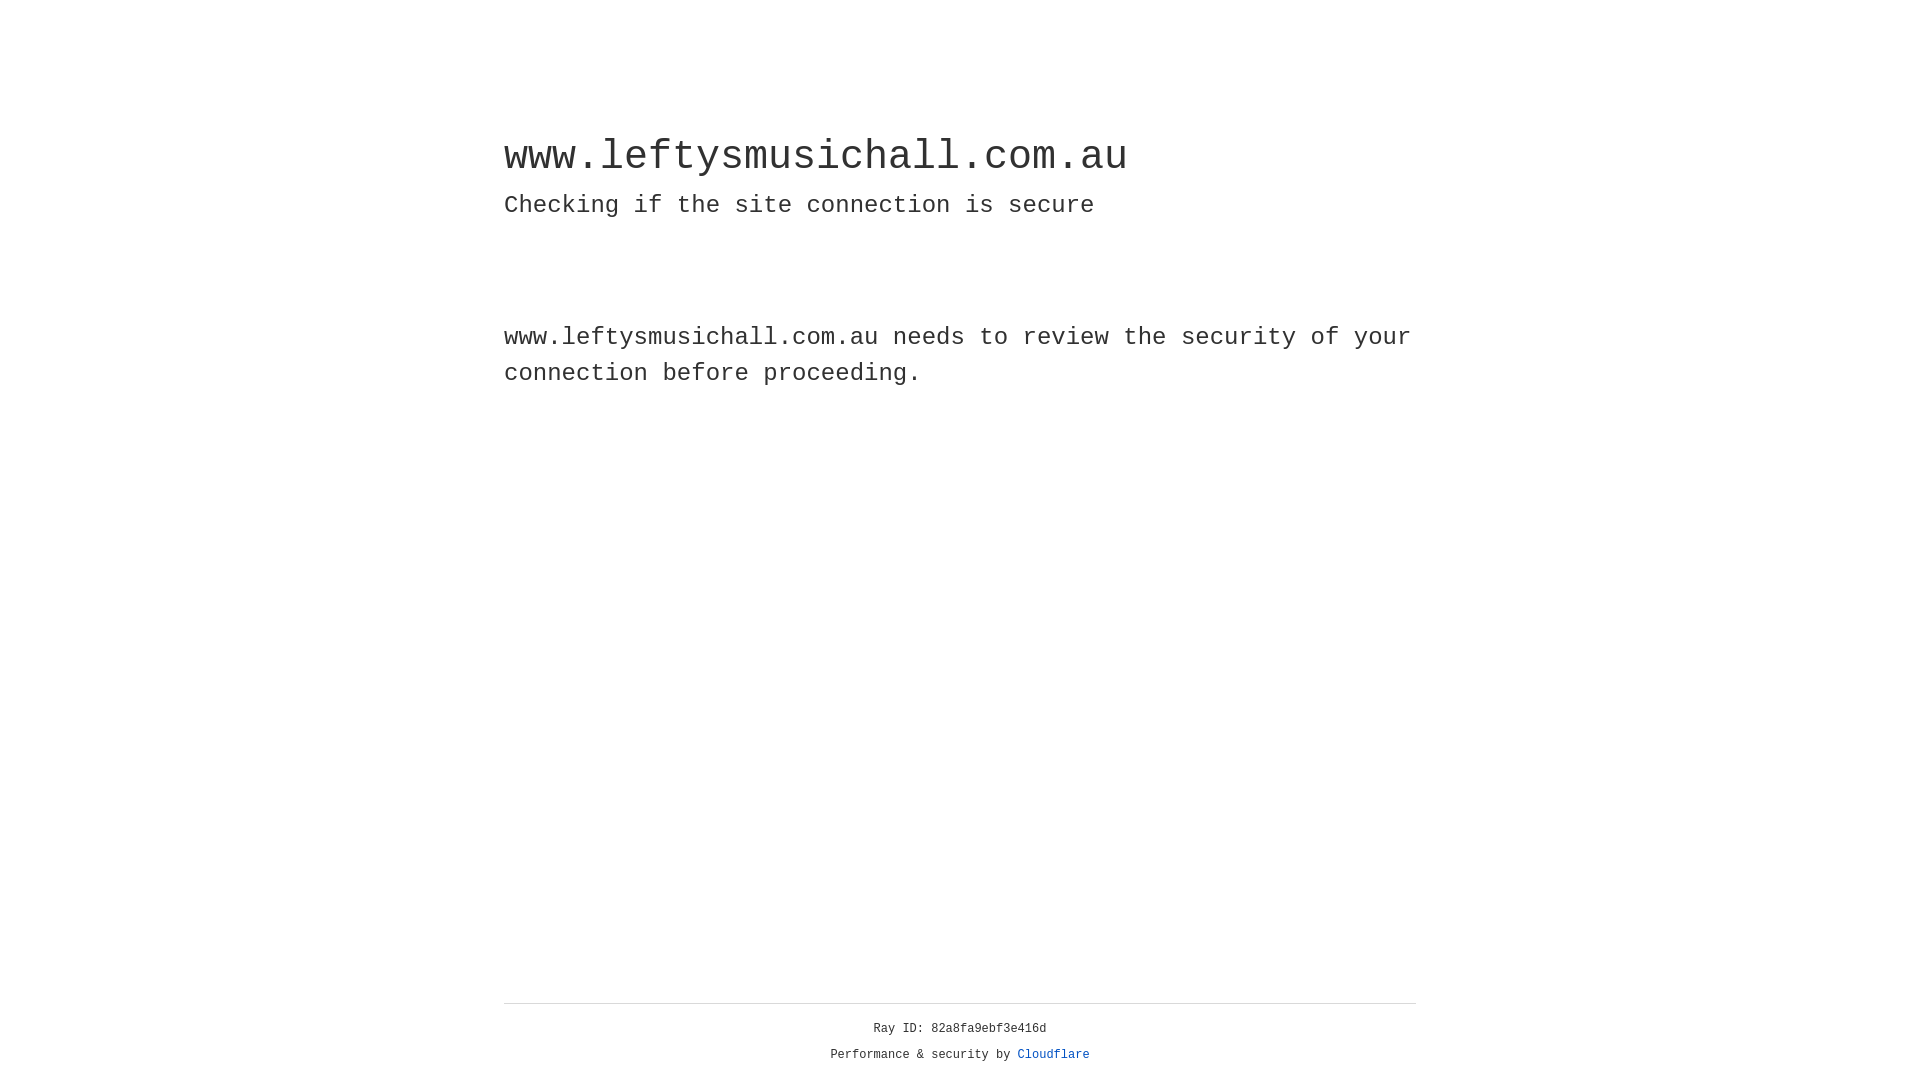  I want to click on 'Cloudflare', so click(1017, 1054).